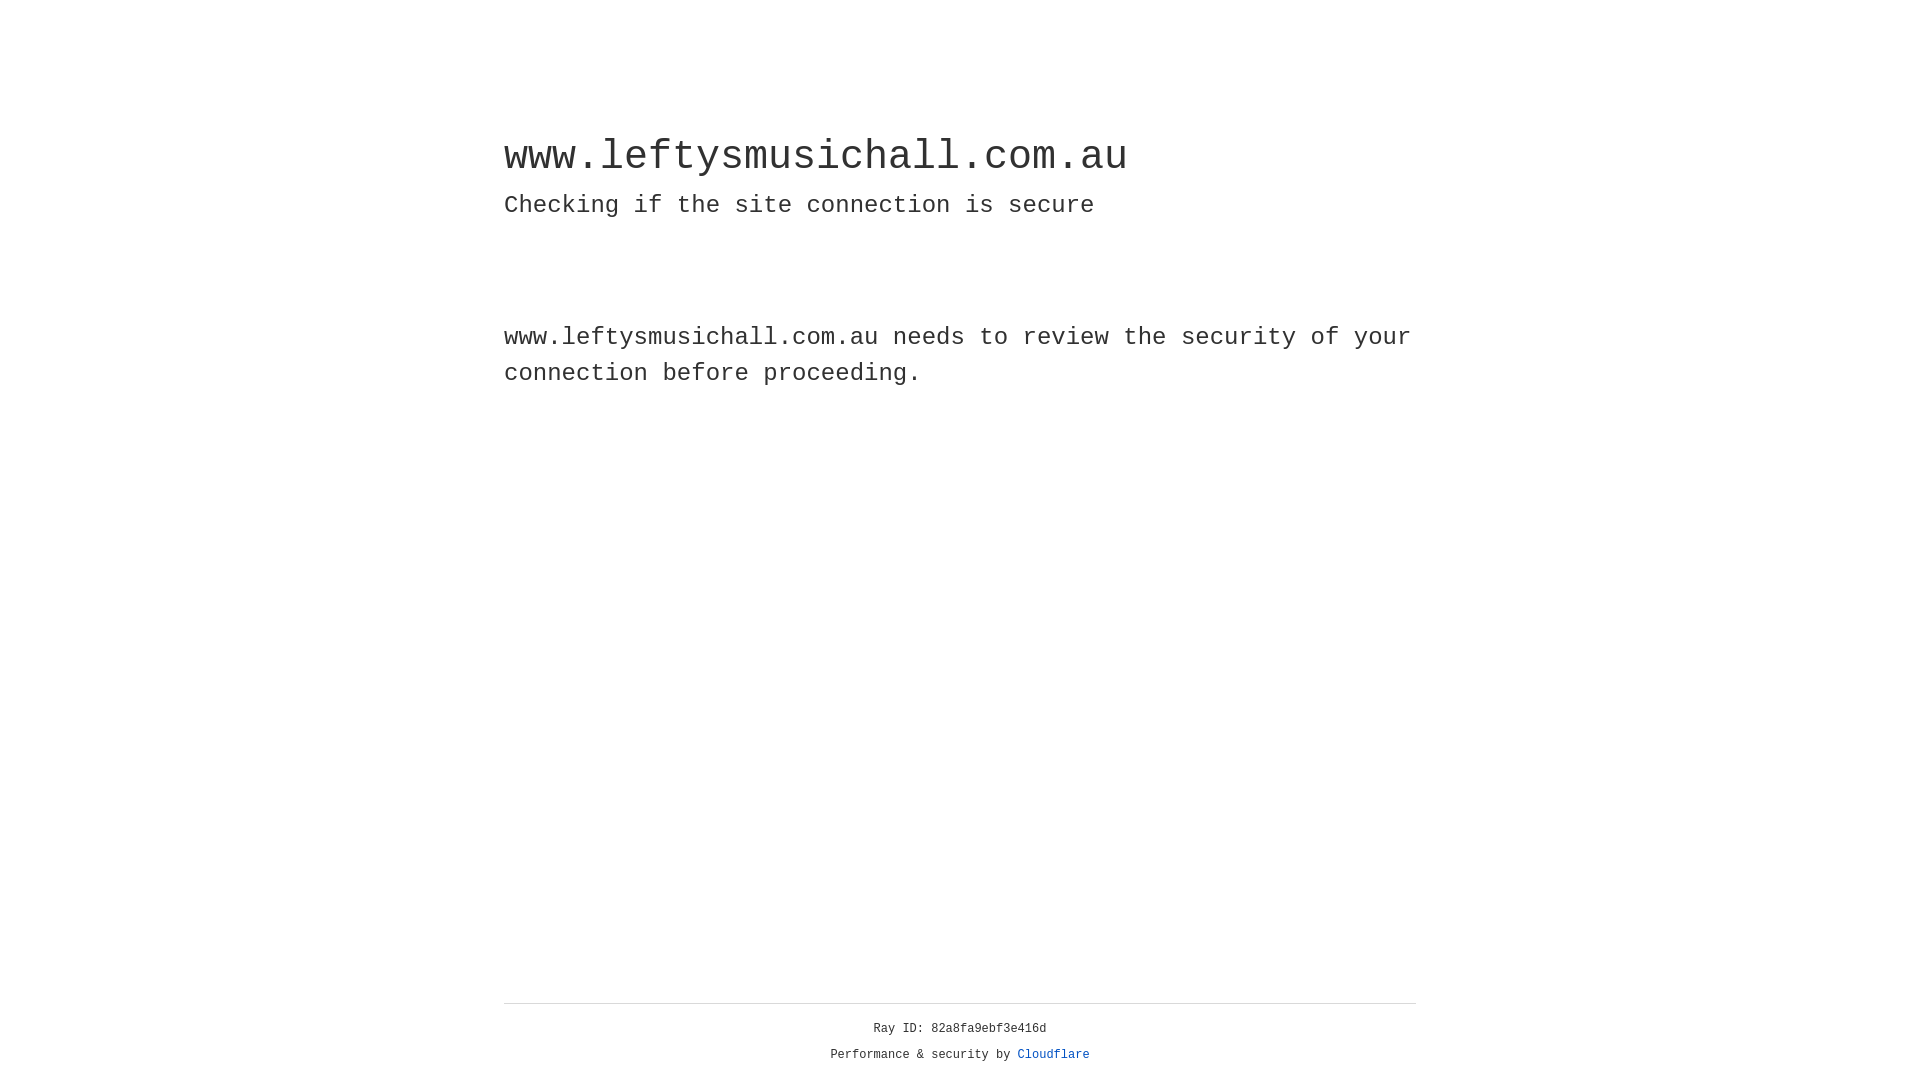  I want to click on 'Cloudflare', so click(1017, 1054).